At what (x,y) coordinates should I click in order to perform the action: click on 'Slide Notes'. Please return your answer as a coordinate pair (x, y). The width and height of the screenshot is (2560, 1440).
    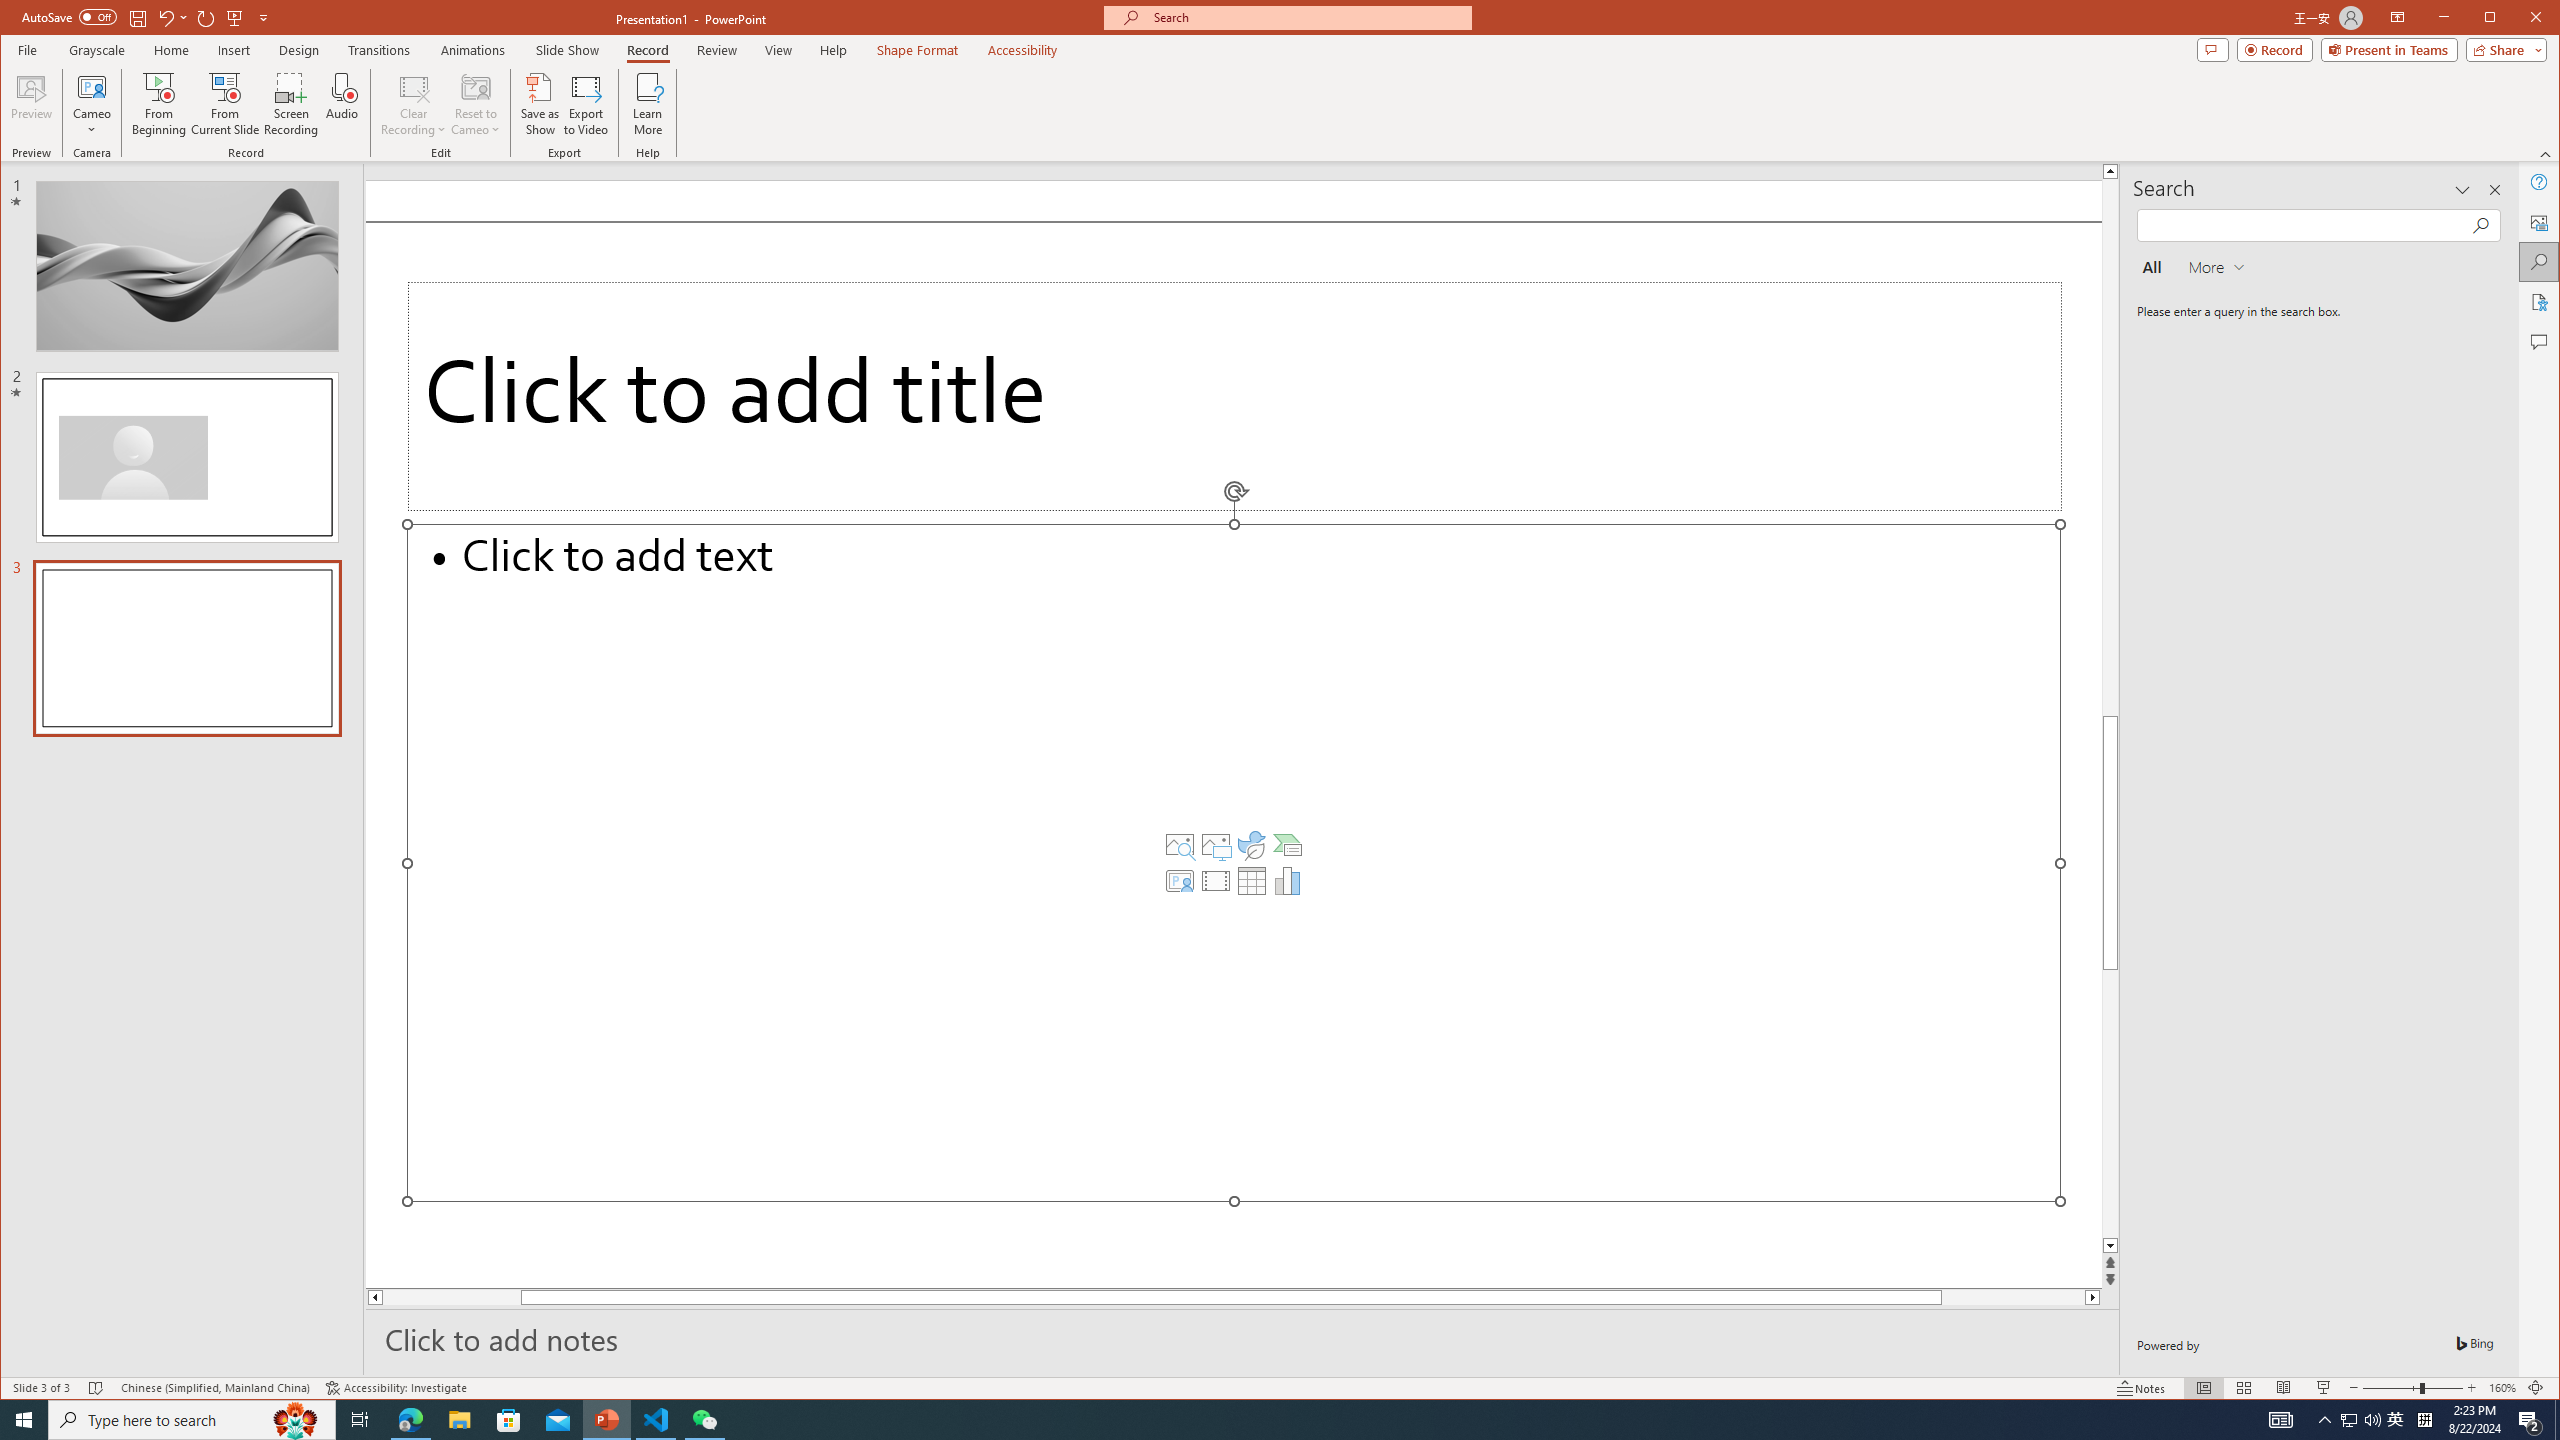
    Looking at the image, I should click on (1242, 1337).